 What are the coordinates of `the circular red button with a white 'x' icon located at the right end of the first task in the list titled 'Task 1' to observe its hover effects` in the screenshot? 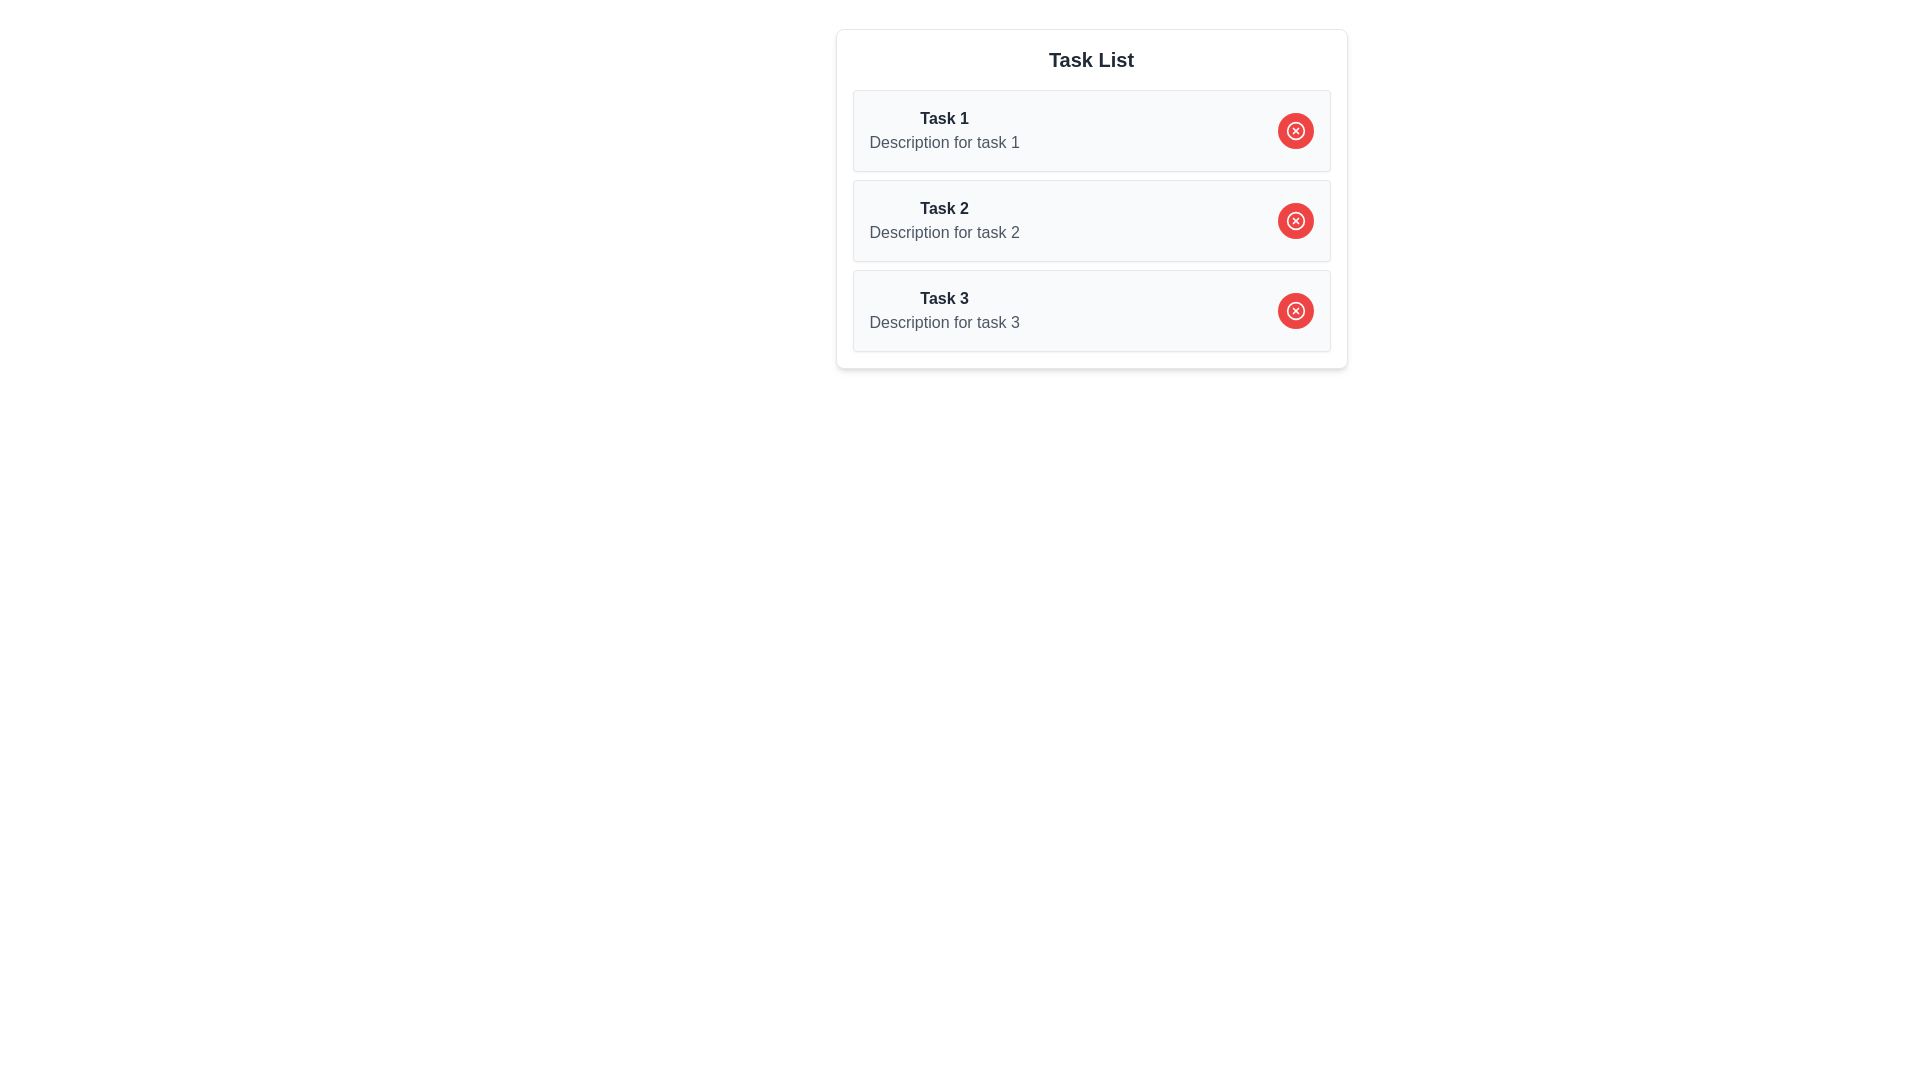 It's located at (1295, 131).